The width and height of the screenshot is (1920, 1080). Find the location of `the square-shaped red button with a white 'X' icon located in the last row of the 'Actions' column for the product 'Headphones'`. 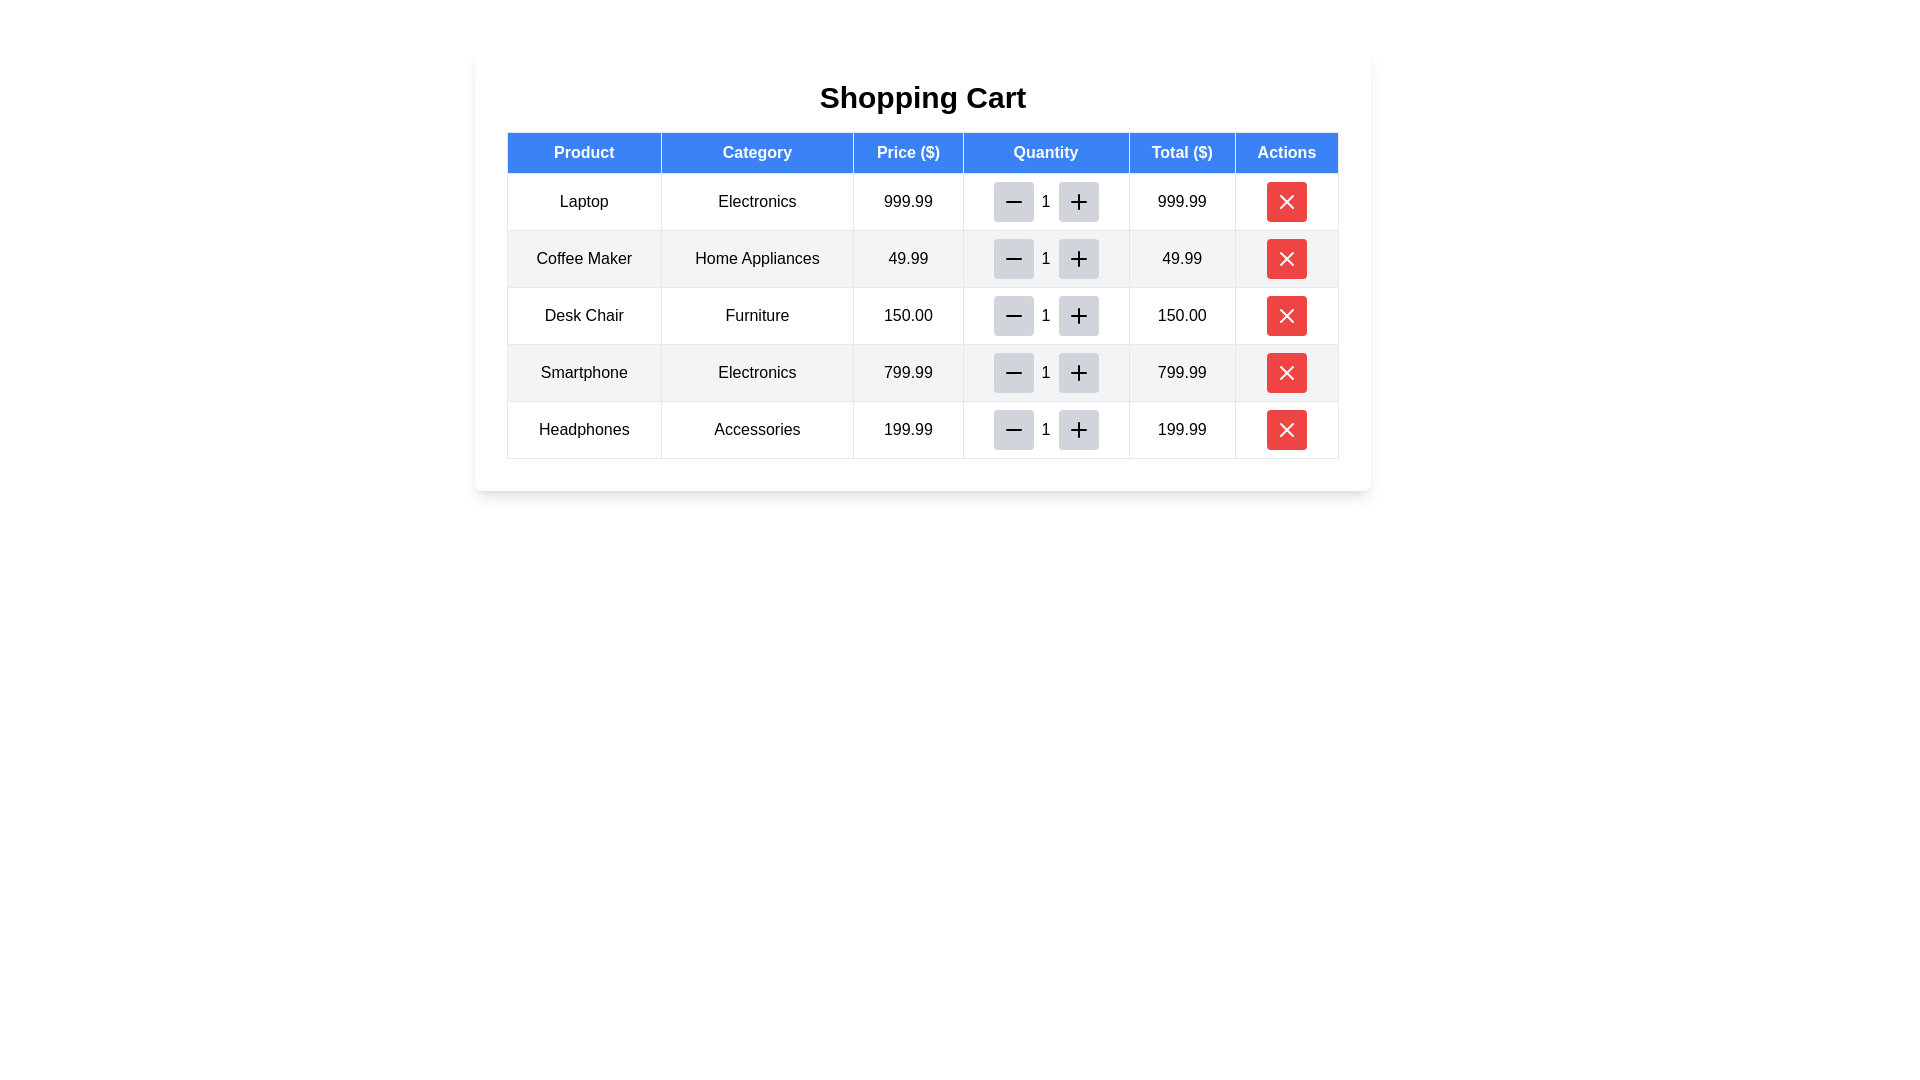

the square-shaped red button with a white 'X' icon located in the last row of the 'Actions' column for the product 'Headphones' is located at coordinates (1286, 428).